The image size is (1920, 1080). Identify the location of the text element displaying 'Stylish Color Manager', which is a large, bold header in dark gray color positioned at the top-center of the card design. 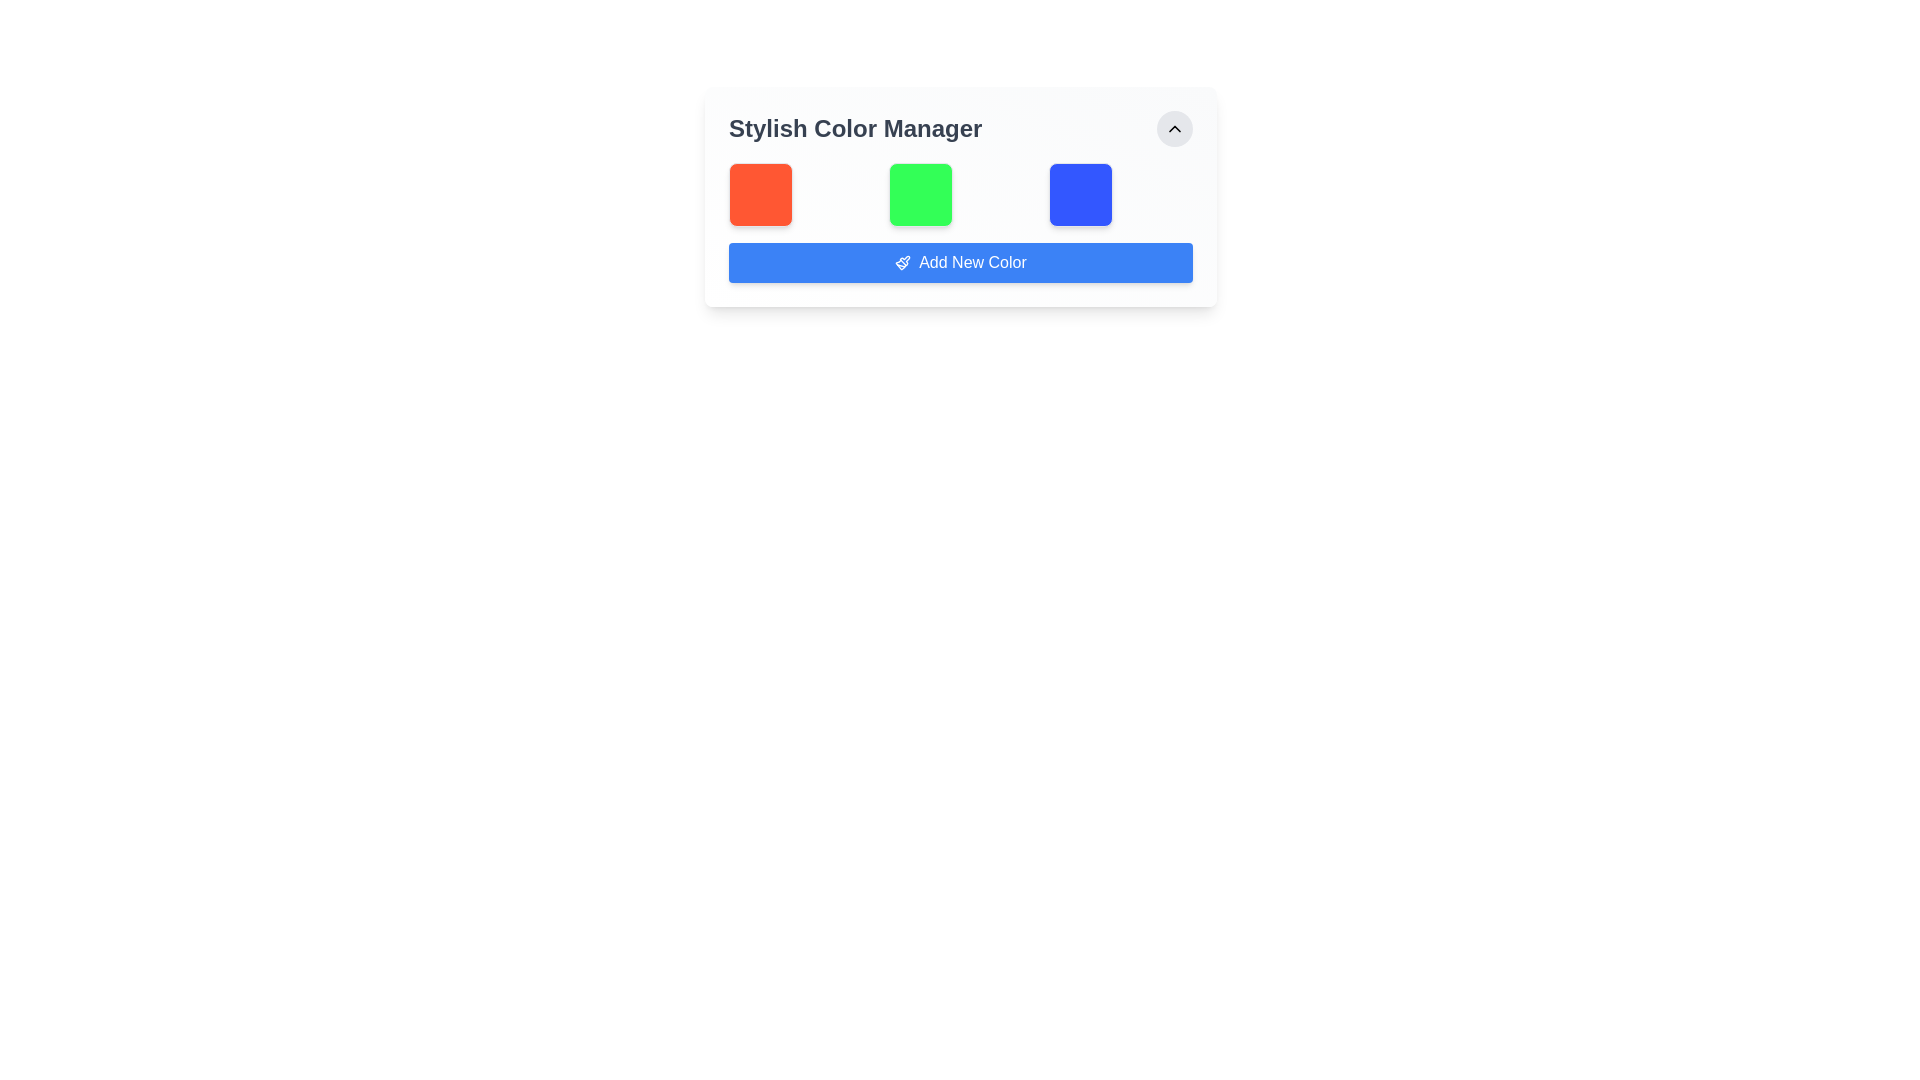
(855, 128).